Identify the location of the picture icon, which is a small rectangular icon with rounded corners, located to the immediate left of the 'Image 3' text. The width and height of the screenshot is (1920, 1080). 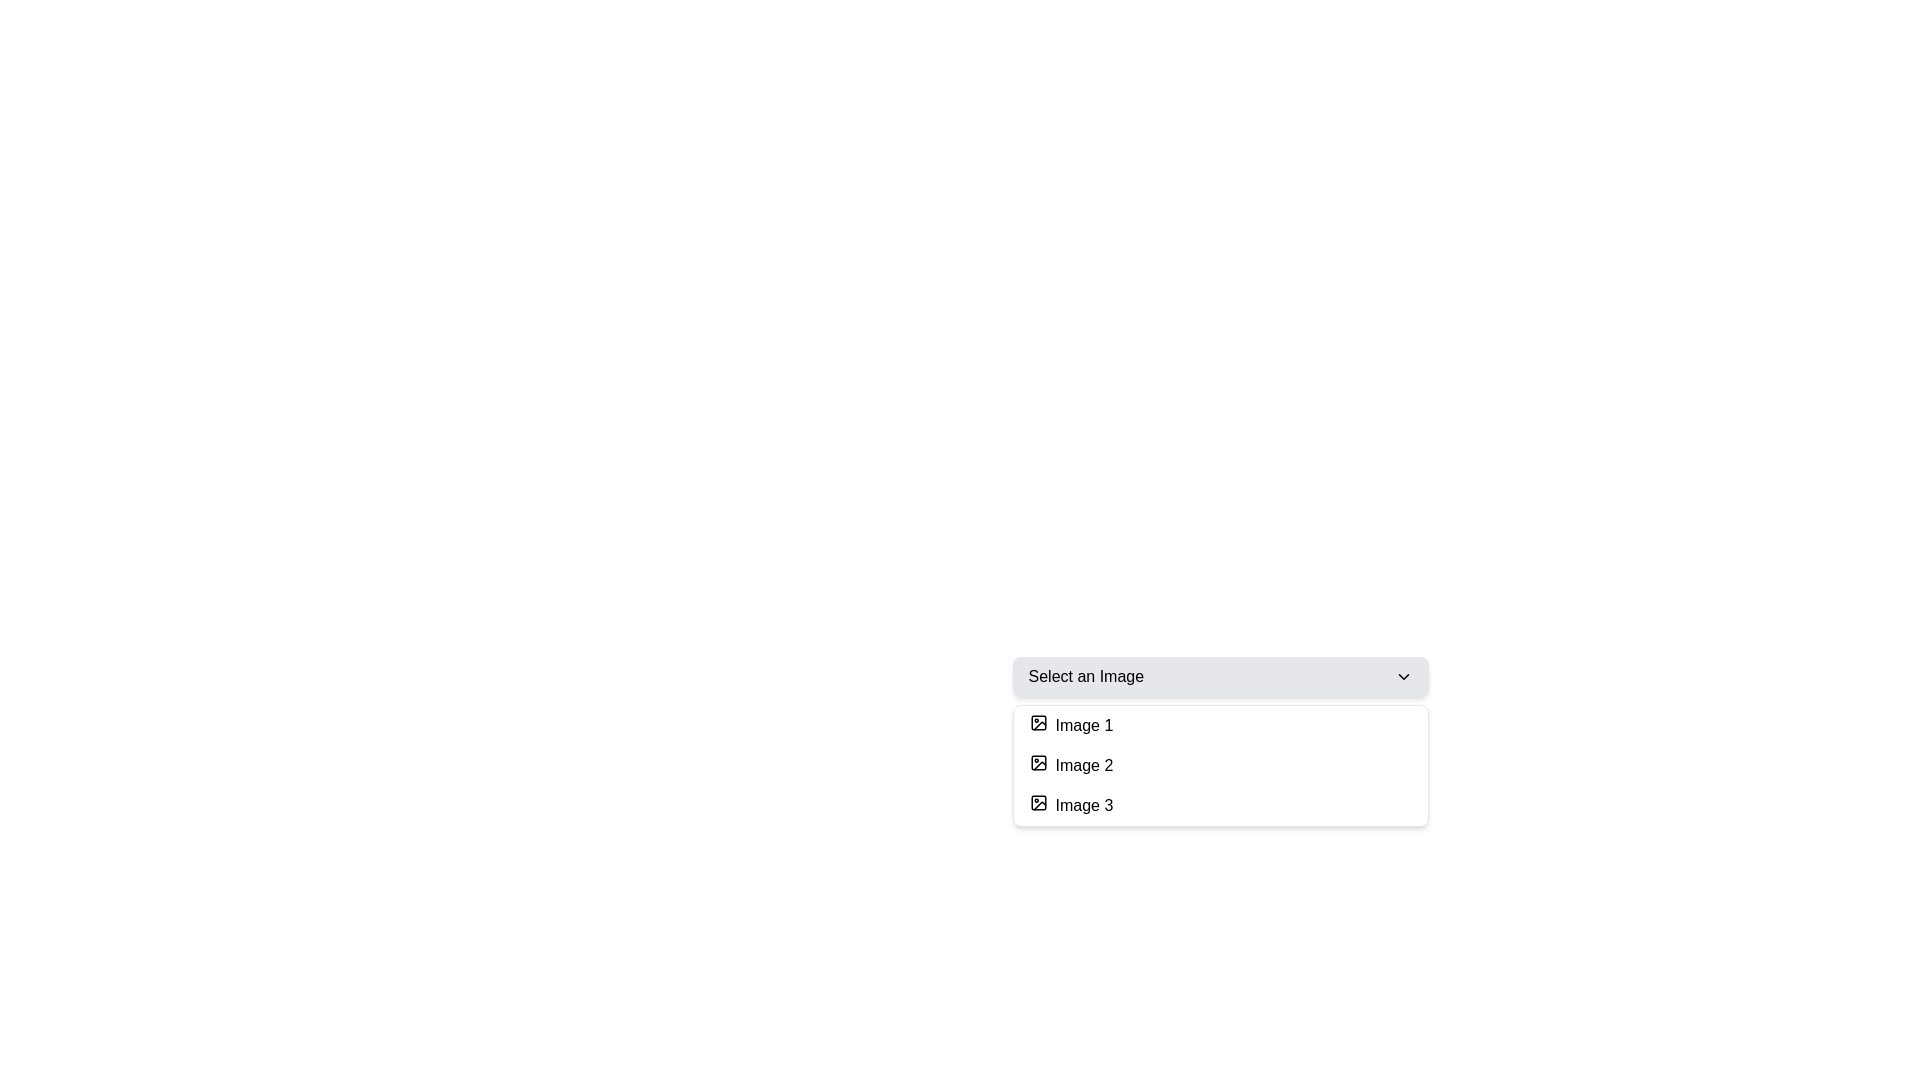
(1038, 801).